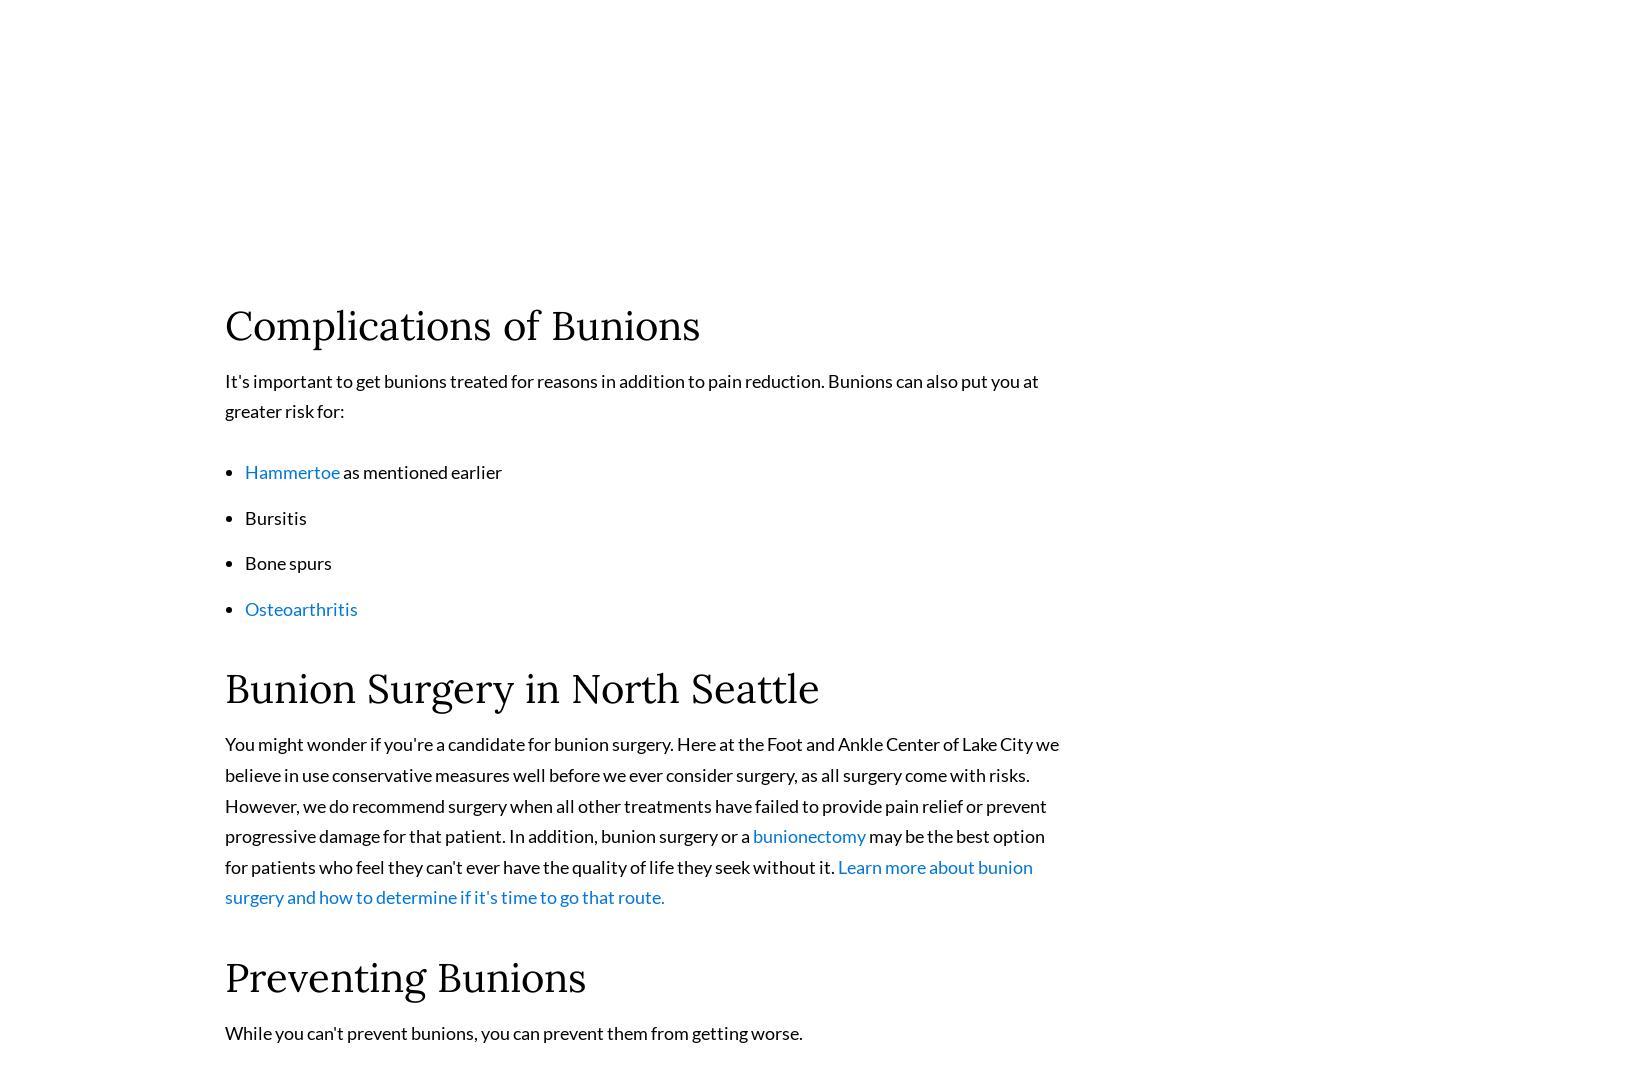  I want to click on 'may be the best option for patients who feel they can't ever have the quality of life they seek without it.', so click(633, 858).